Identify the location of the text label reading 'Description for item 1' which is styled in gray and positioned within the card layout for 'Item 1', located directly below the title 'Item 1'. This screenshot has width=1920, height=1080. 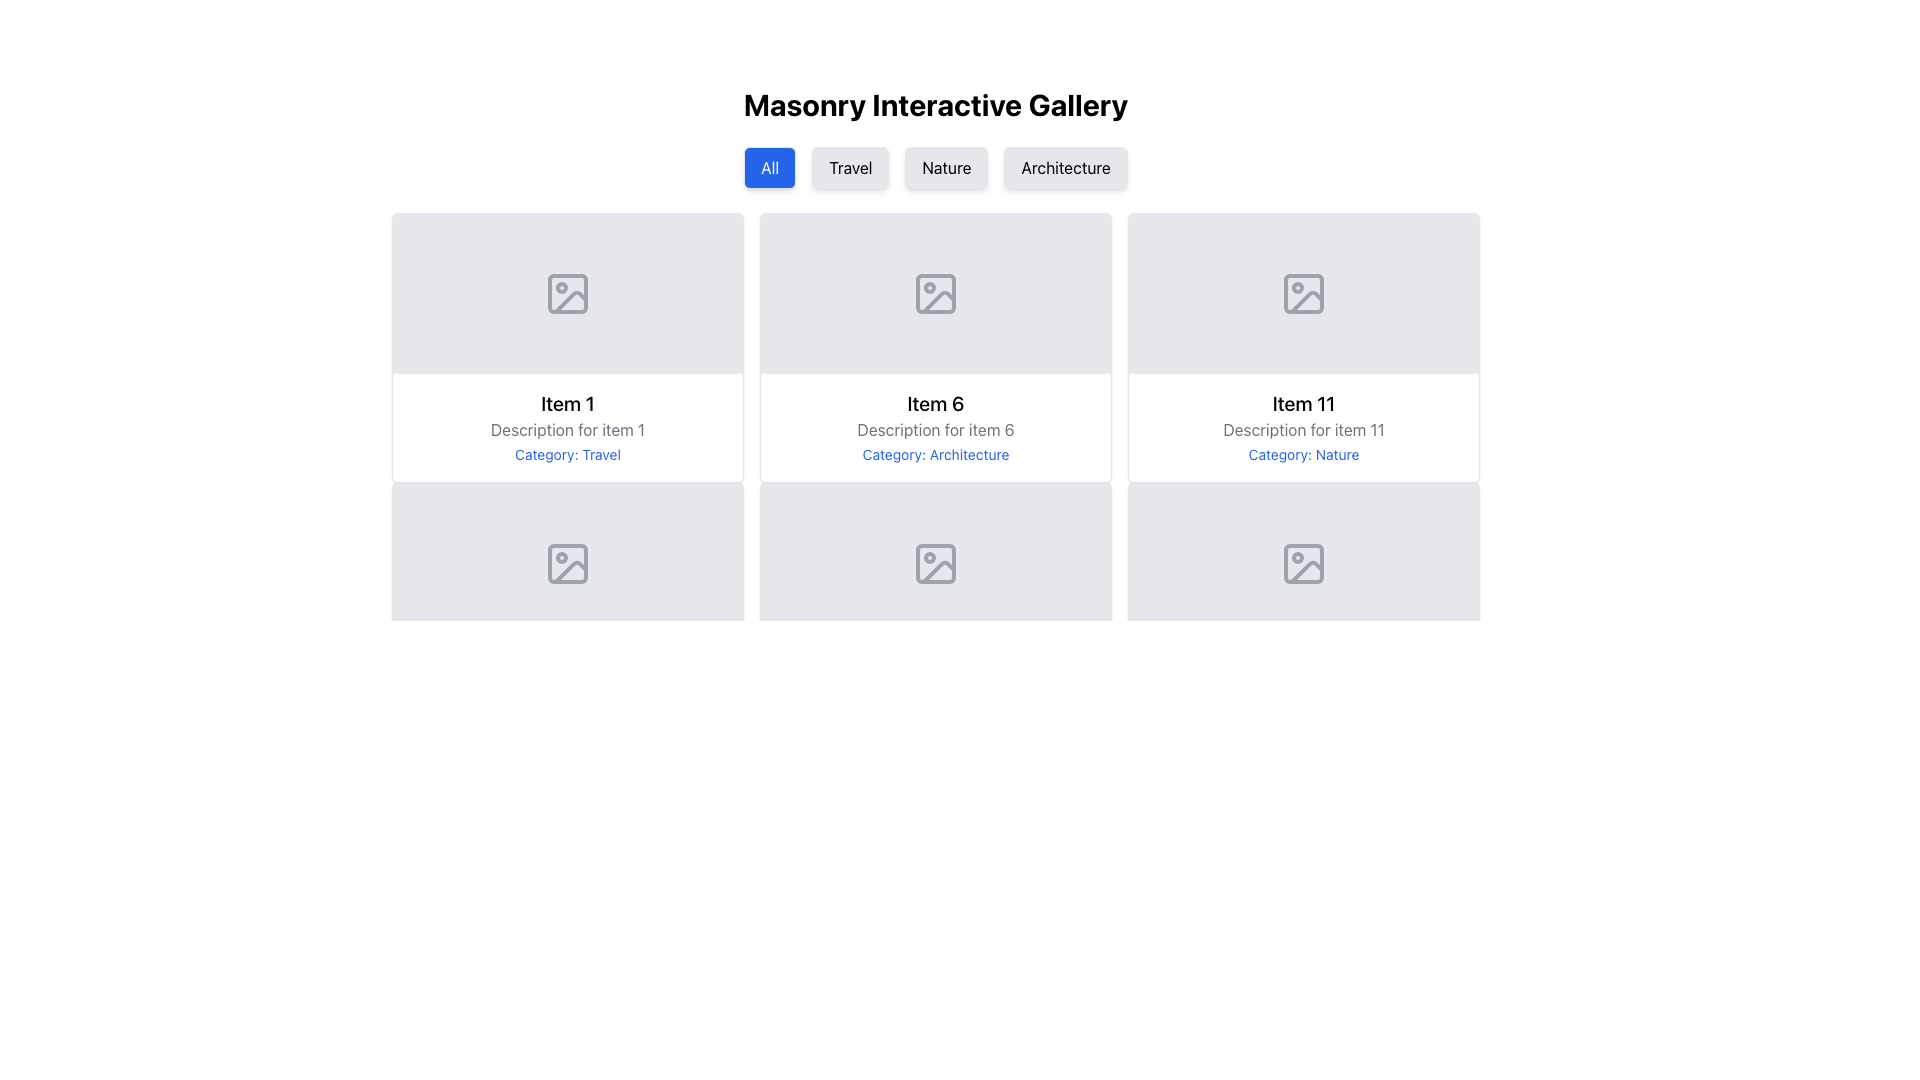
(566, 428).